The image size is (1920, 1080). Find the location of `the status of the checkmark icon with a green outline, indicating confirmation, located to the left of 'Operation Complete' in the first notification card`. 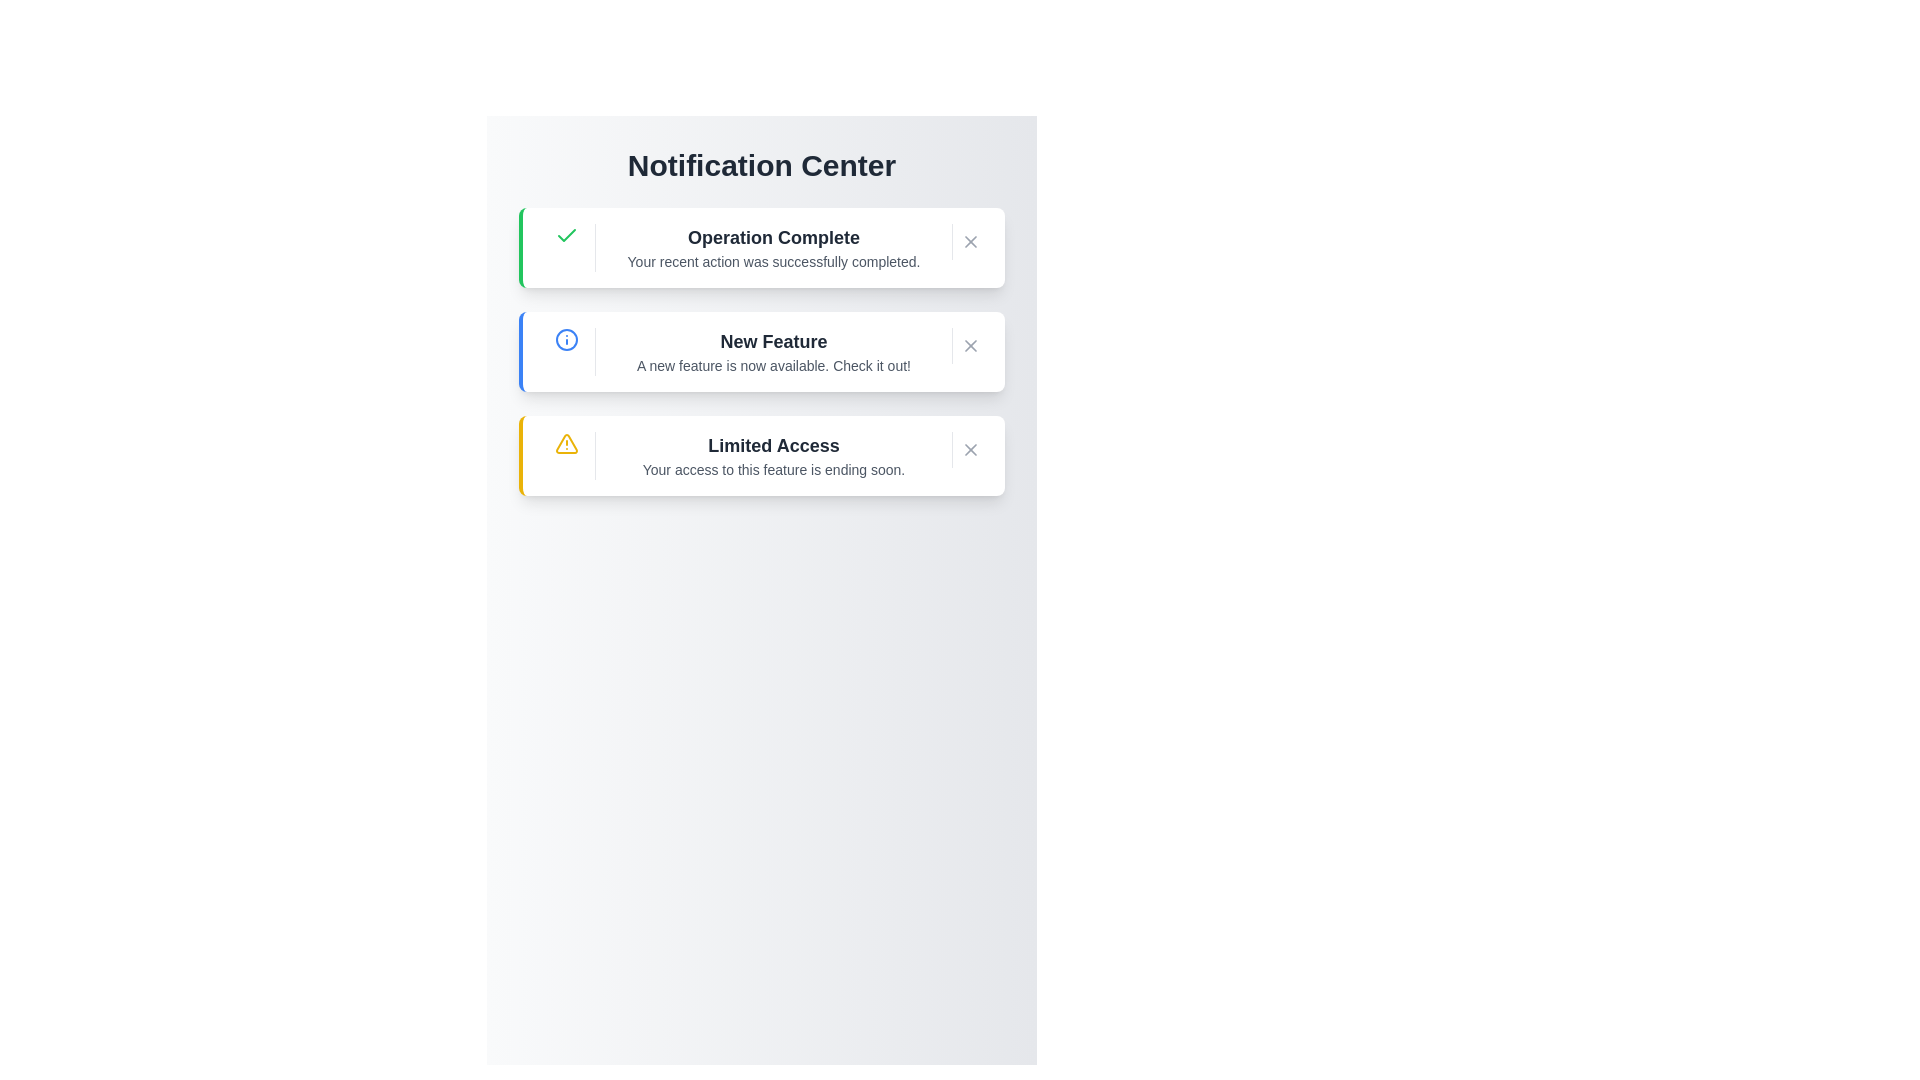

the status of the checkmark icon with a green outline, indicating confirmation, located to the left of 'Operation Complete' in the first notification card is located at coordinates (565, 234).